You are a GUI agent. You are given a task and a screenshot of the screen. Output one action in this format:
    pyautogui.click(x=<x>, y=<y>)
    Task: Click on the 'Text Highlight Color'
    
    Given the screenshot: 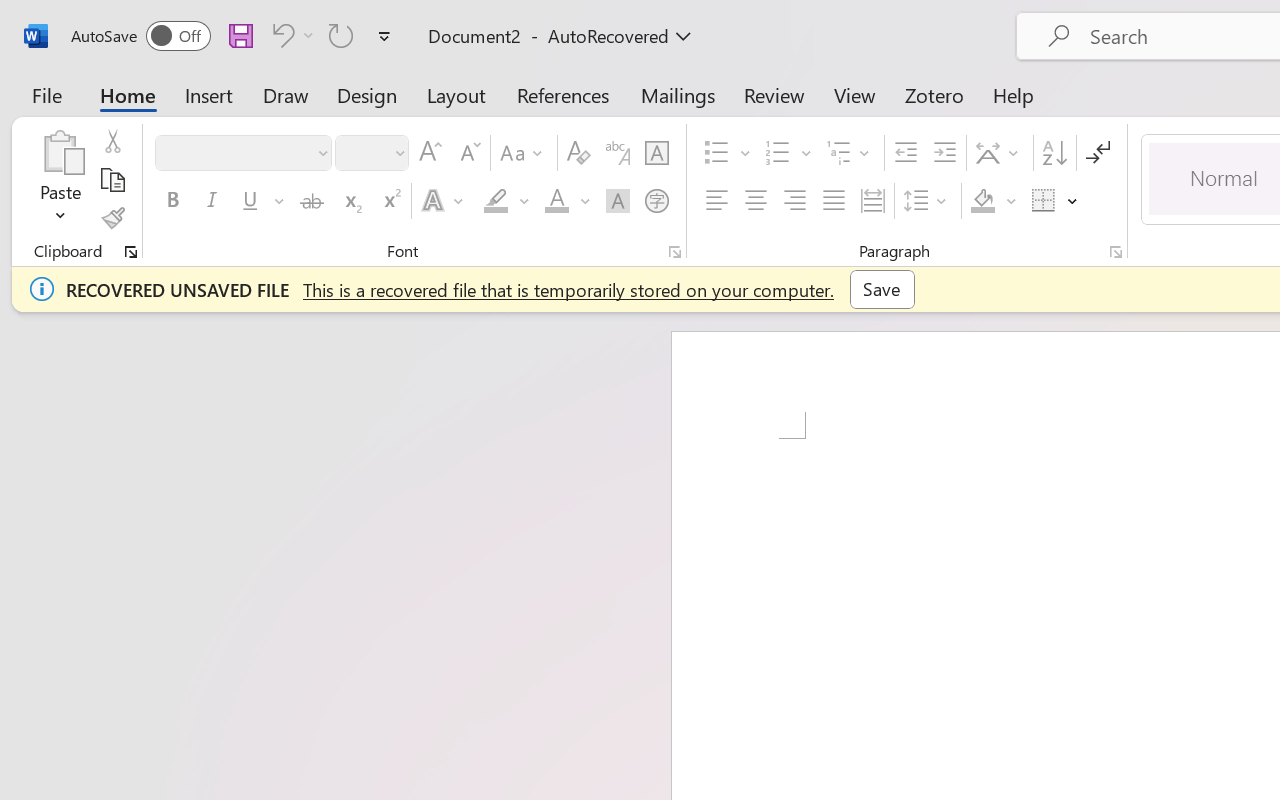 What is the action you would take?
    pyautogui.click(x=506, y=201)
    